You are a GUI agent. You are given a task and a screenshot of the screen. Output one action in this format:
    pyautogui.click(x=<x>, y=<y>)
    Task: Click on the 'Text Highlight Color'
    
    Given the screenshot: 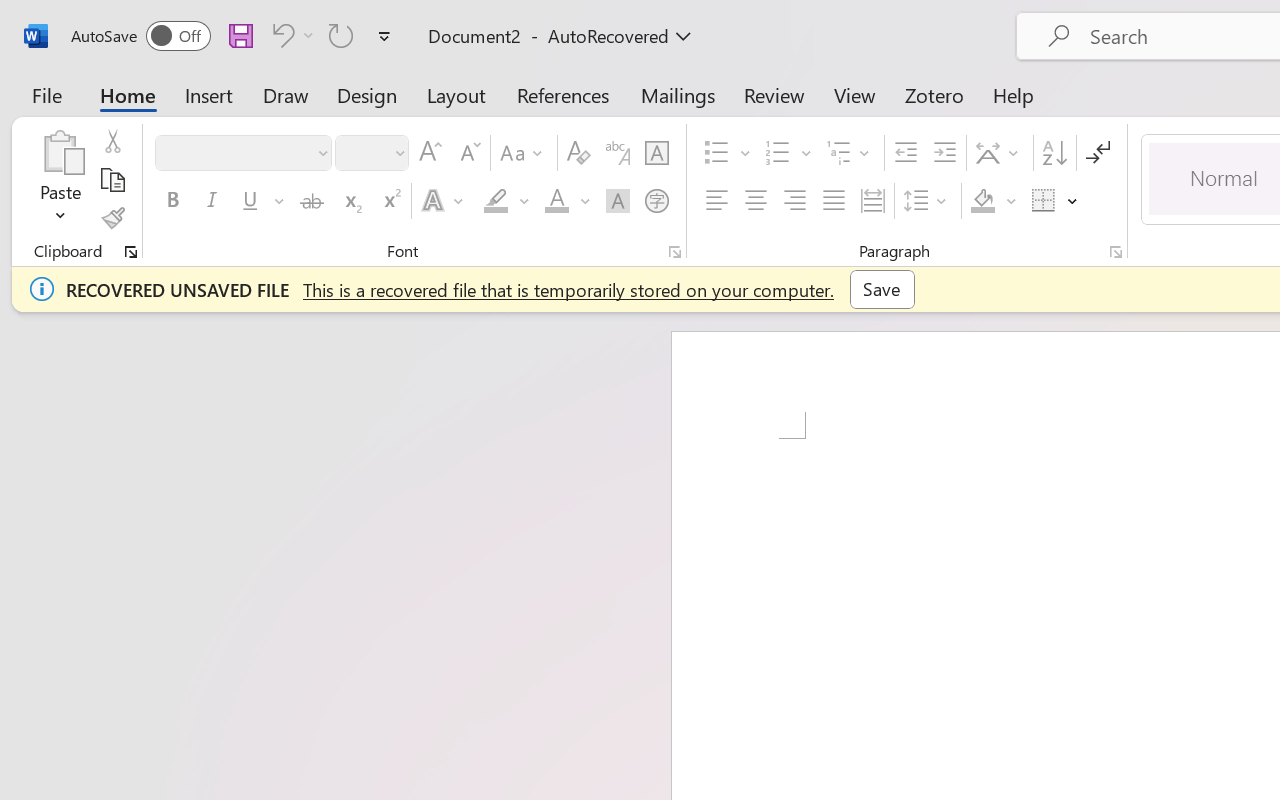 What is the action you would take?
    pyautogui.click(x=506, y=201)
    